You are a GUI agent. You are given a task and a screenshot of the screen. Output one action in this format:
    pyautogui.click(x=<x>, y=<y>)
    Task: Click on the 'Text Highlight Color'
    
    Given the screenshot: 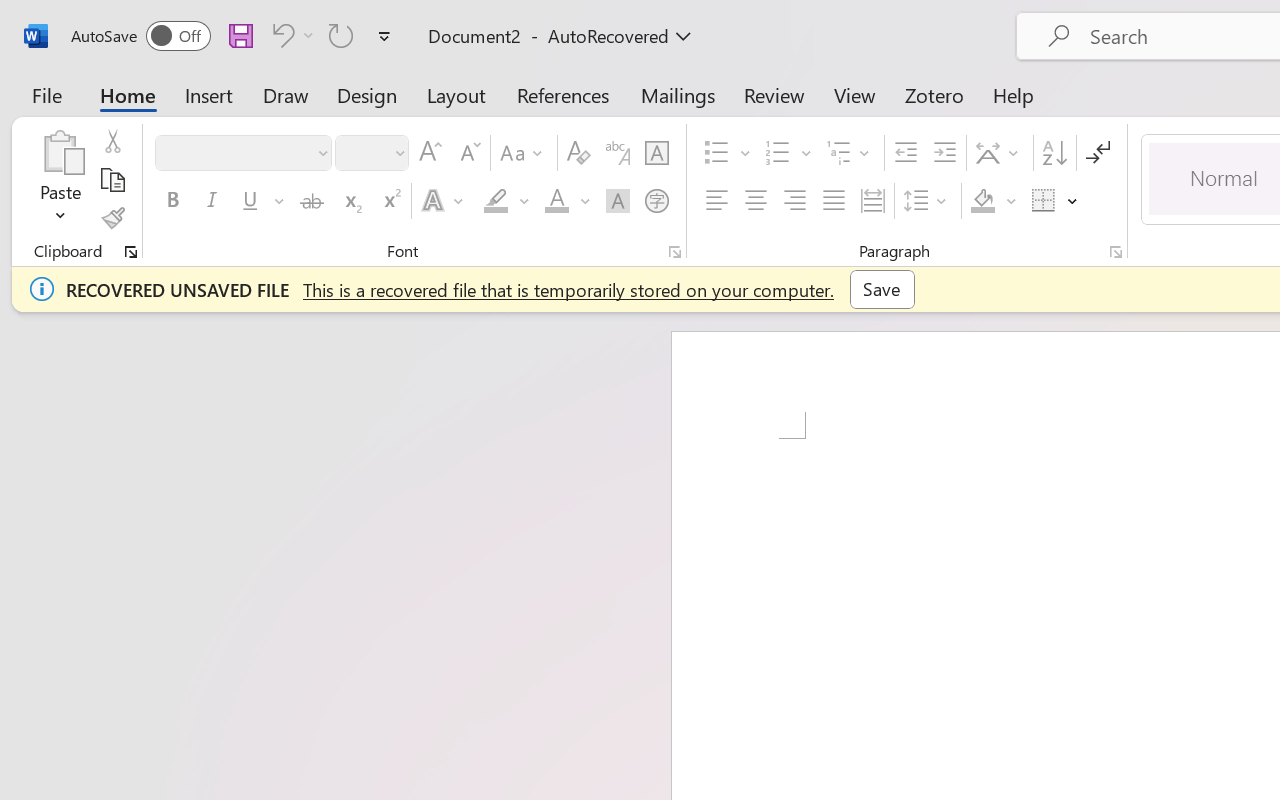 What is the action you would take?
    pyautogui.click(x=506, y=201)
    